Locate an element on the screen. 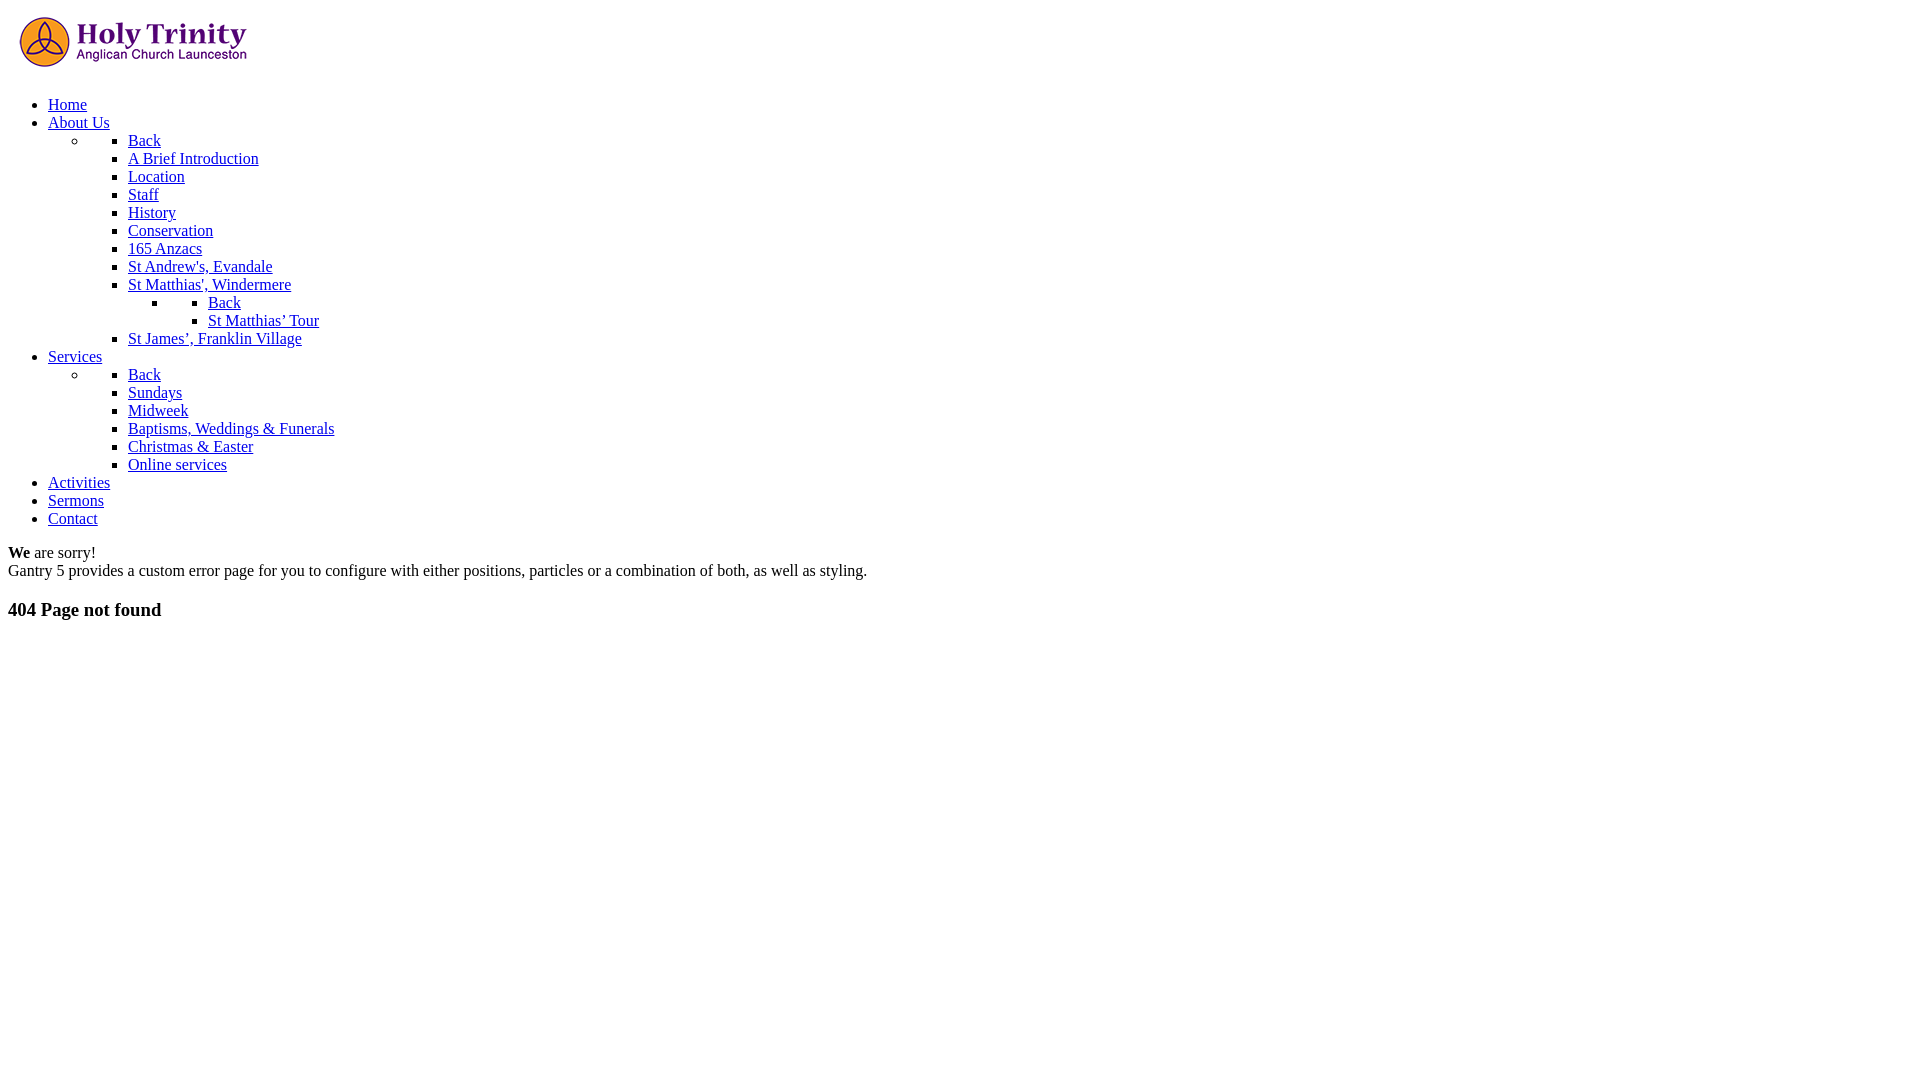  'Baptisms, Weddings & Funerals' is located at coordinates (127, 427).